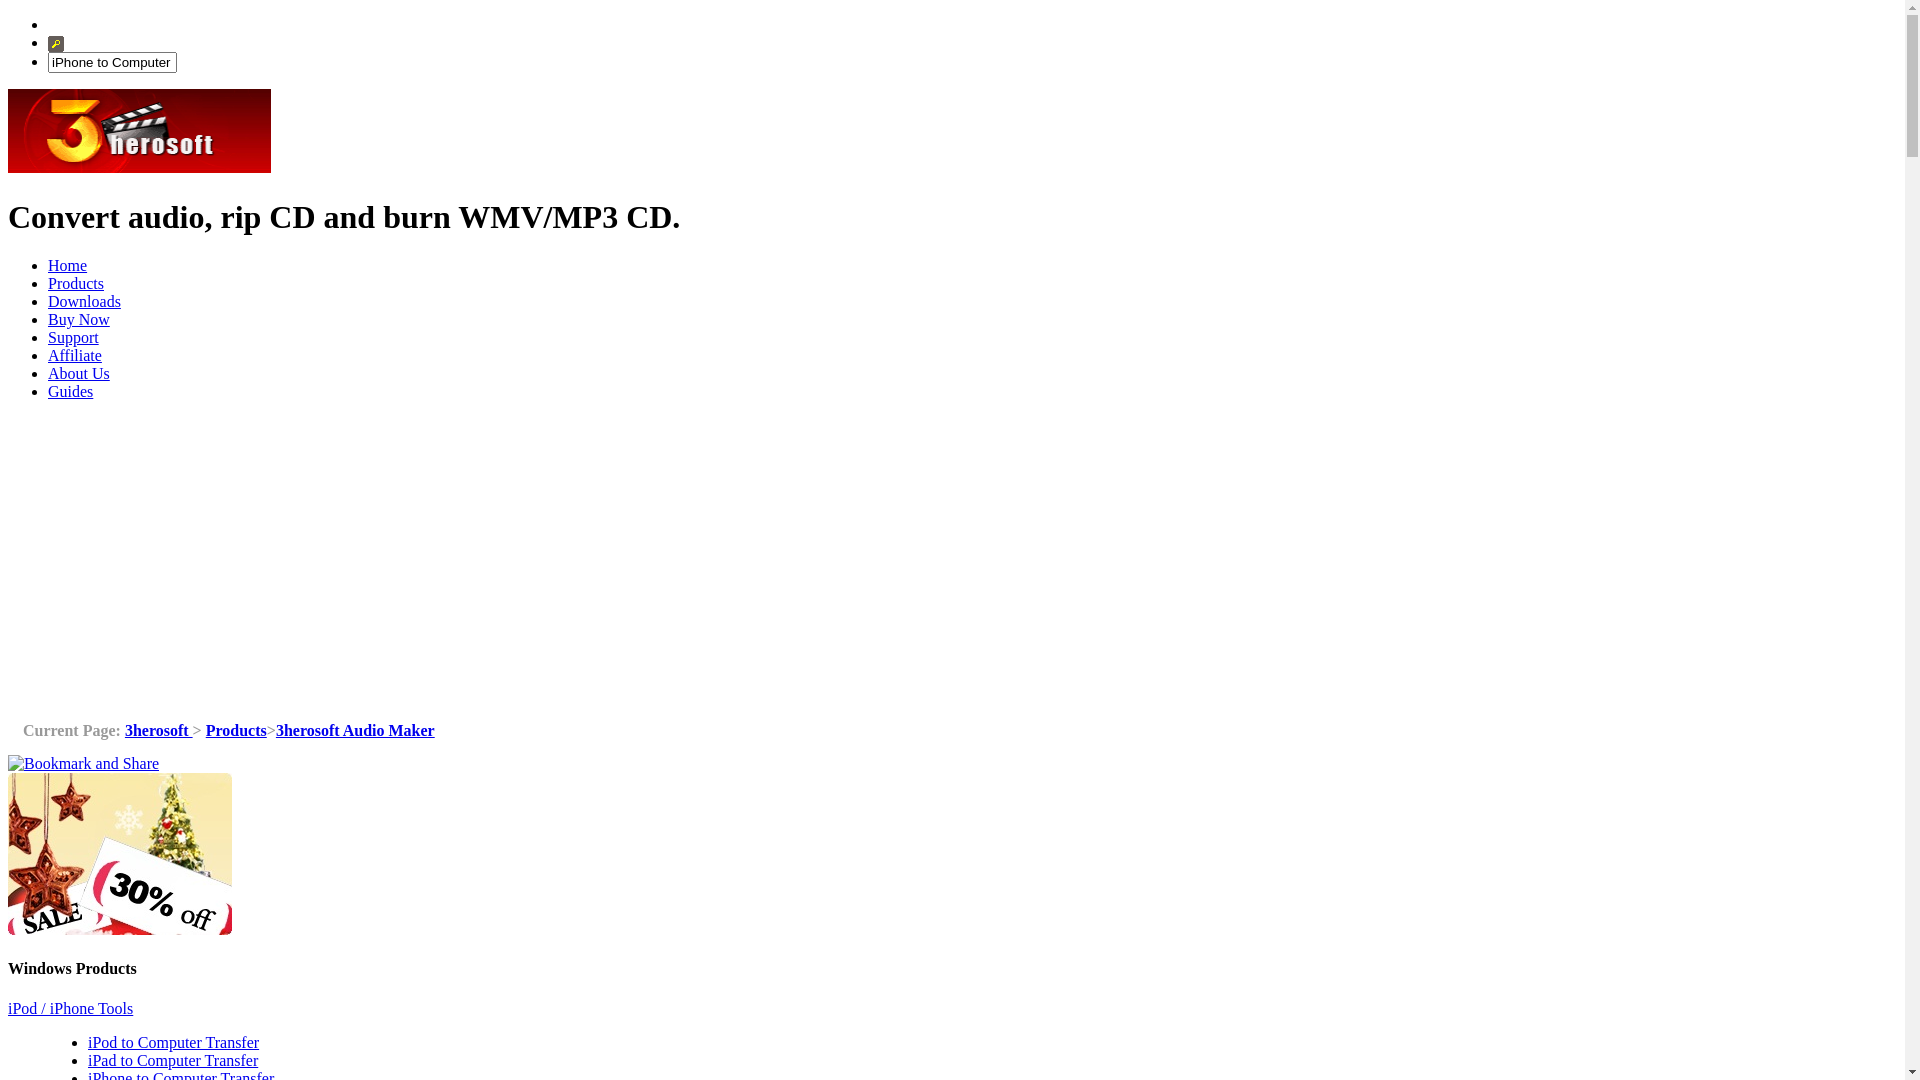  What do you see at coordinates (70, 1008) in the screenshot?
I see `'iPod / iPhone Tools'` at bounding box center [70, 1008].